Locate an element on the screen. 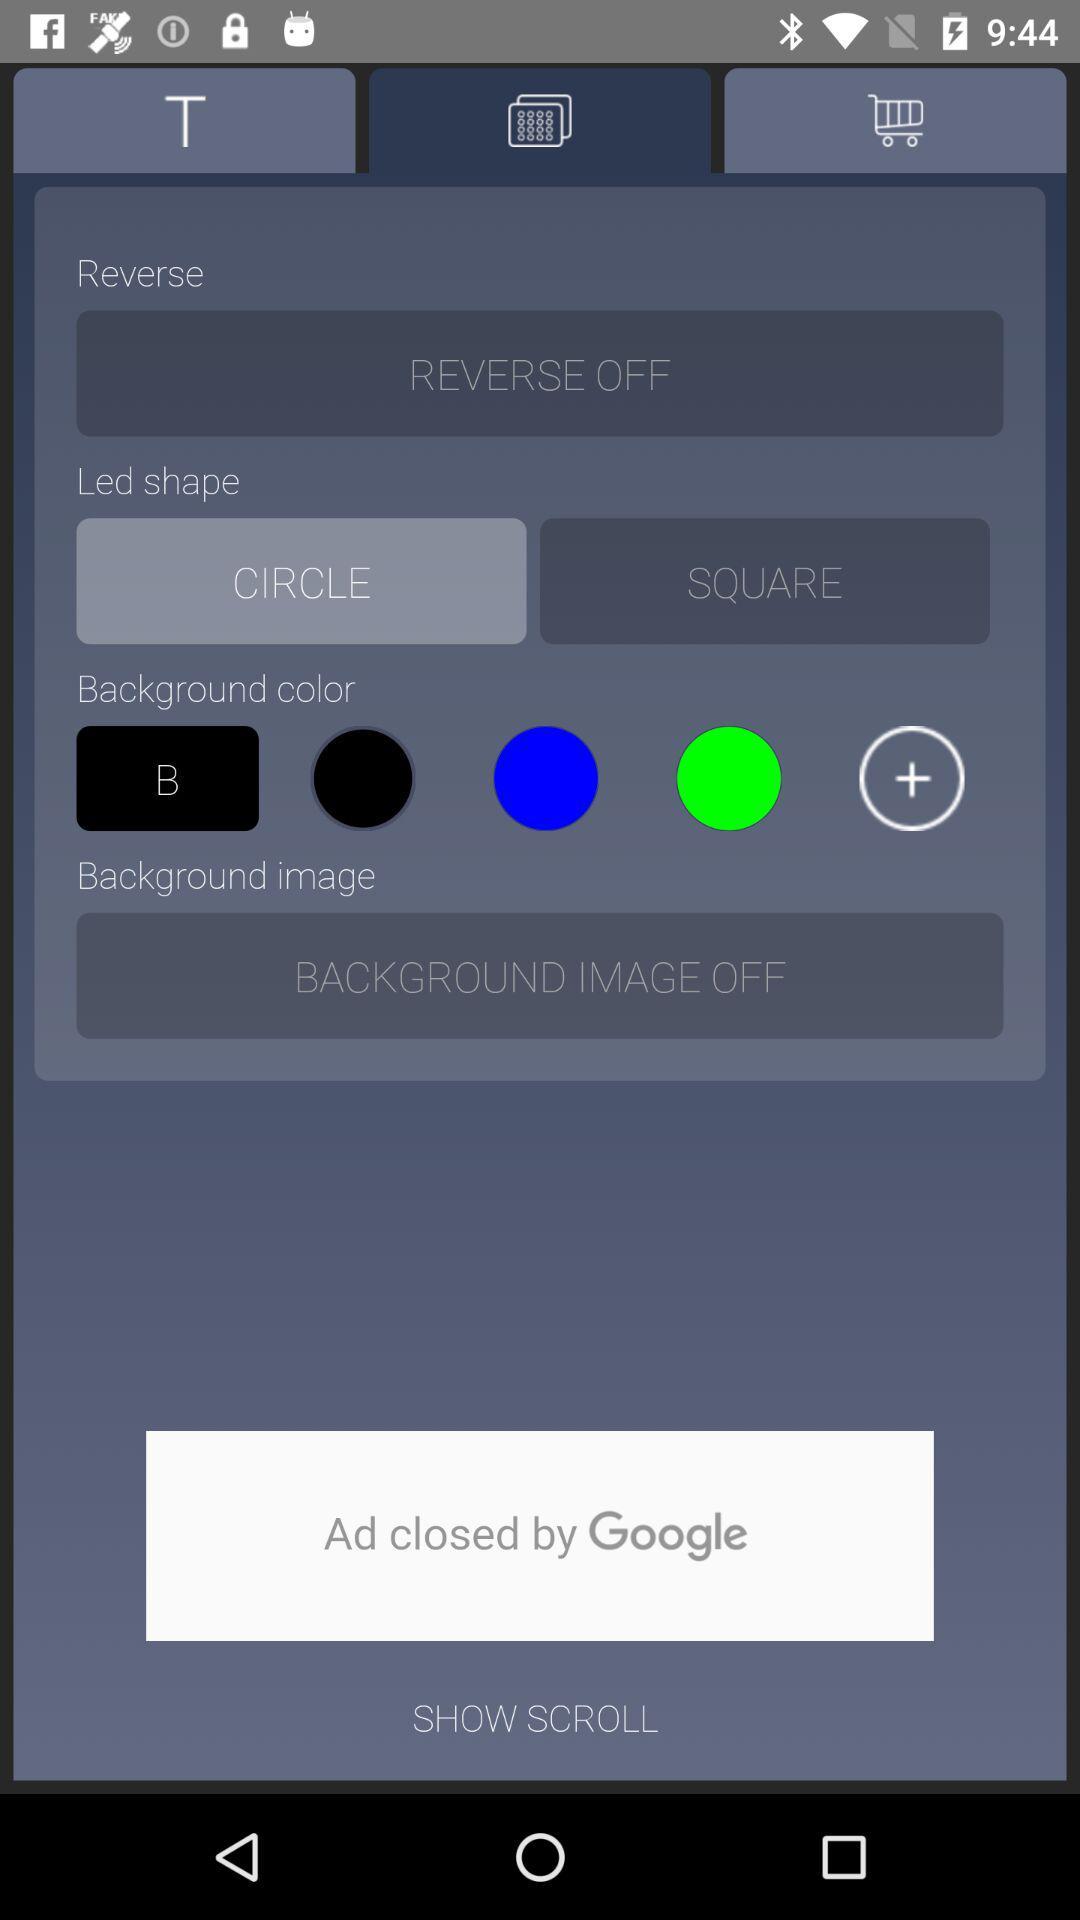 Image resolution: width=1080 pixels, height=1920 pixels. open cart is located at coordinates (894, 119).